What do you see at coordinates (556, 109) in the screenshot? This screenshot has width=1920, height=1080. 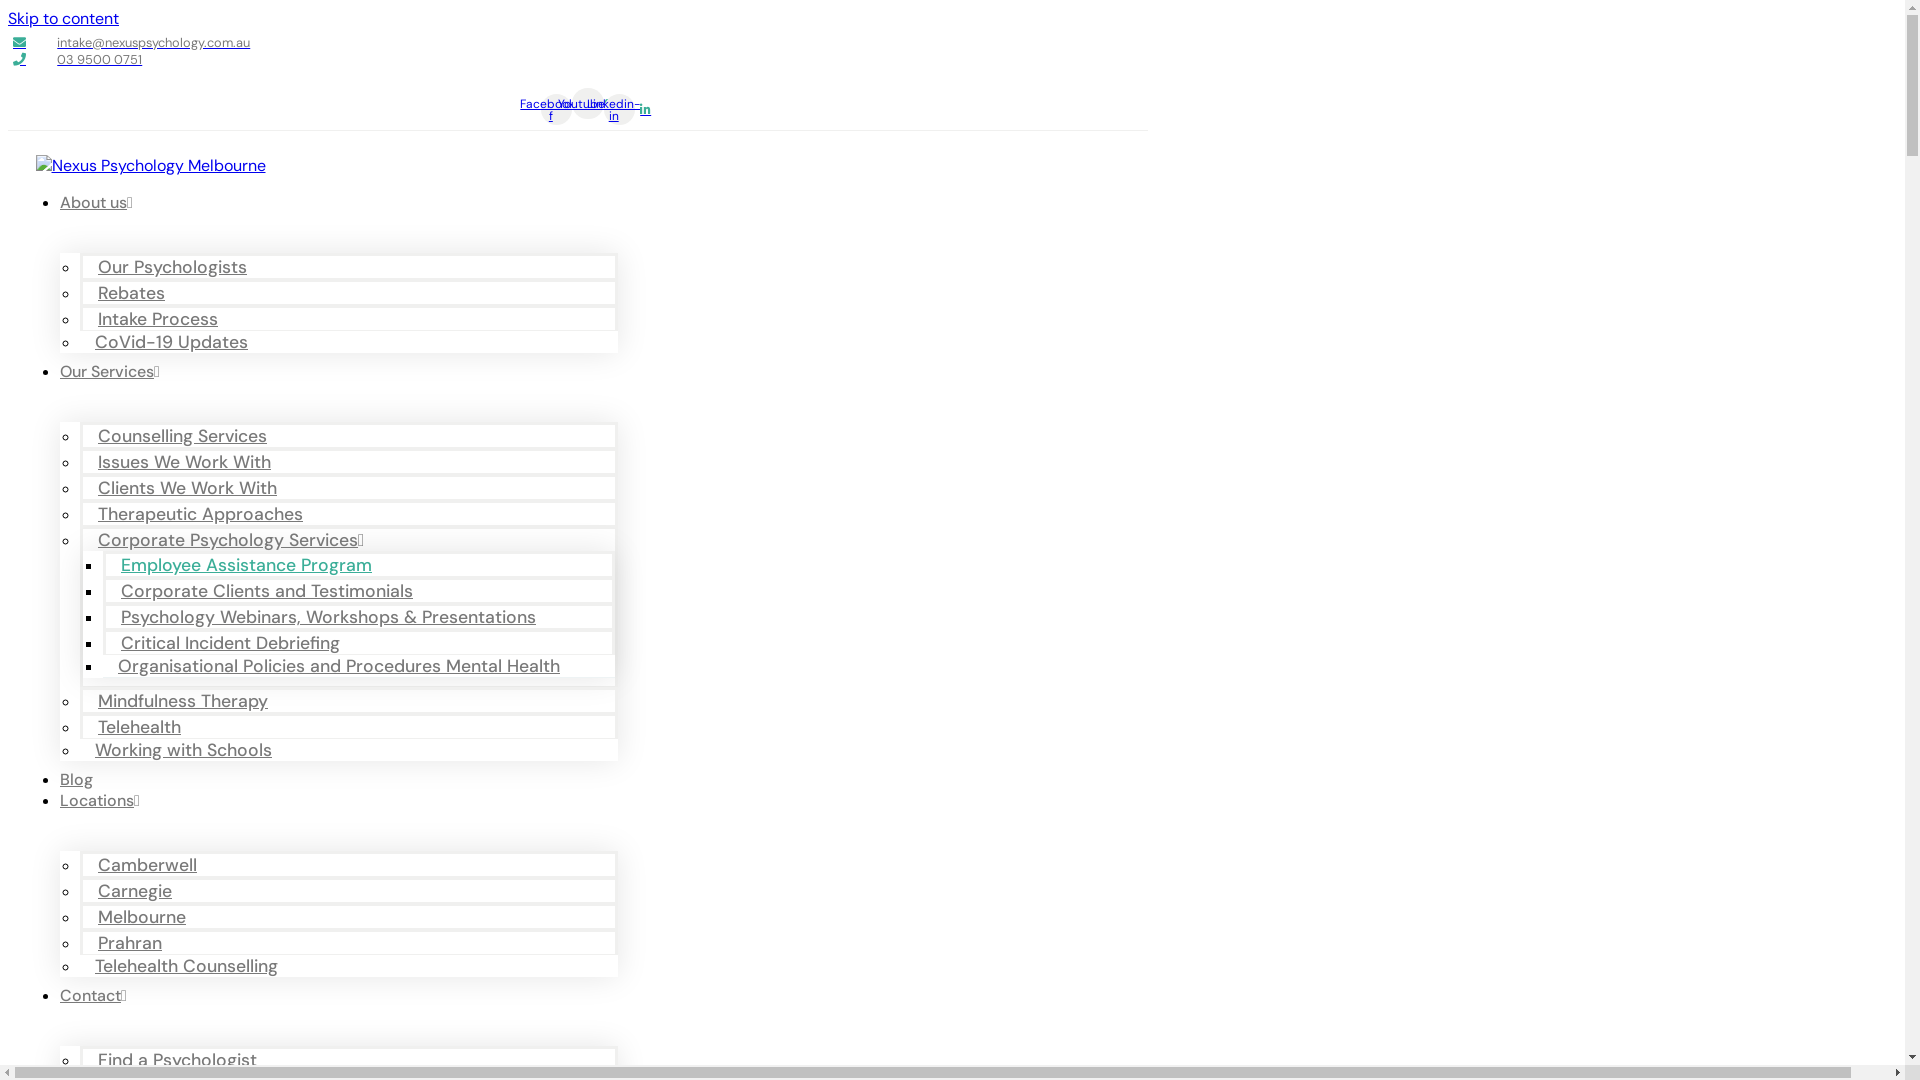 I see `'Facebook-f'` at bounding box center [556, 109].